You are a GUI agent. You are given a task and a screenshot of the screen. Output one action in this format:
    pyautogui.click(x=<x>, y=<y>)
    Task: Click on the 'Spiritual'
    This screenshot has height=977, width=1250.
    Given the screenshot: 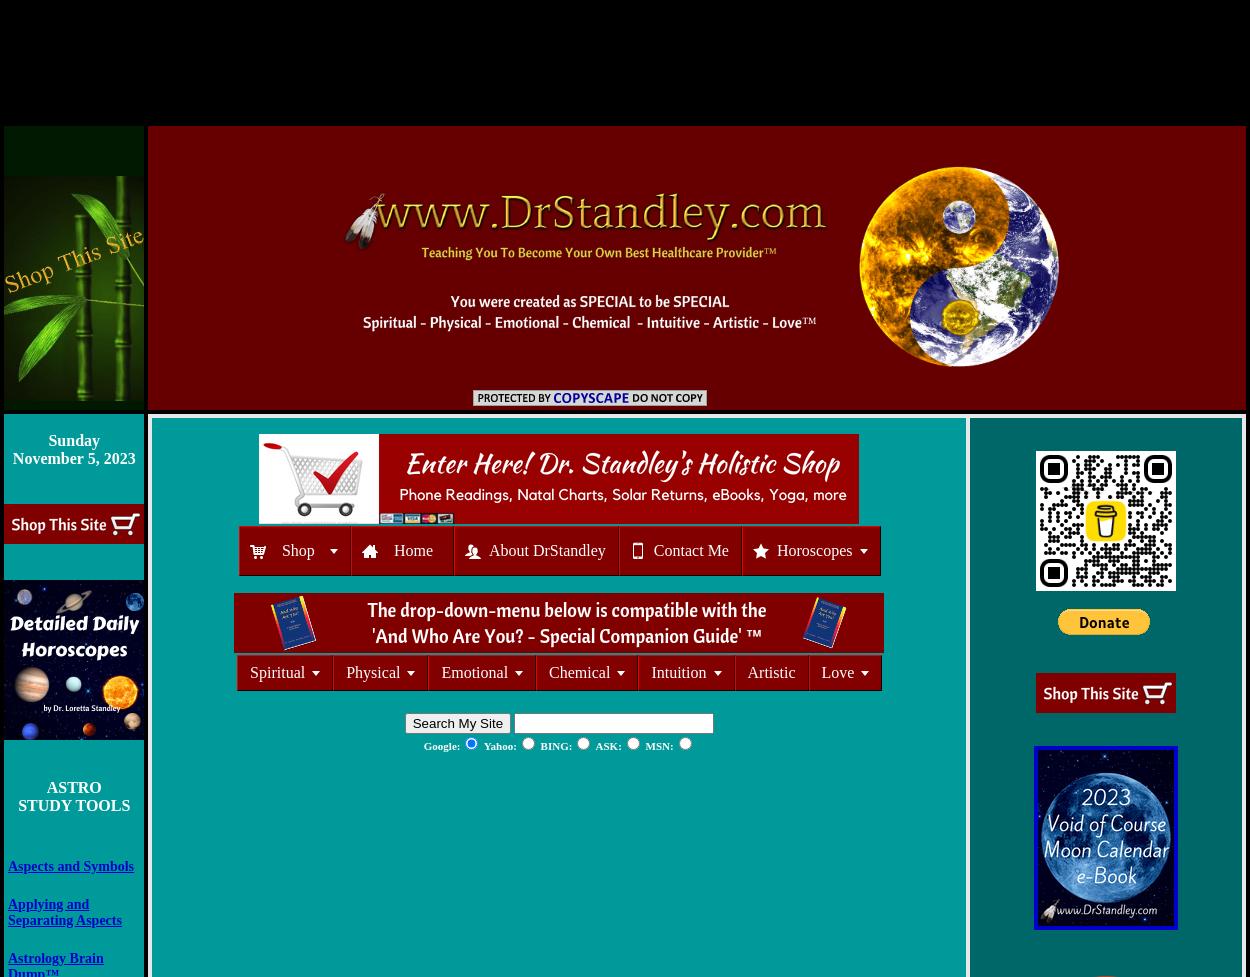 What is the action you would take?
    pyautogui.click(x=277, y=672)
    